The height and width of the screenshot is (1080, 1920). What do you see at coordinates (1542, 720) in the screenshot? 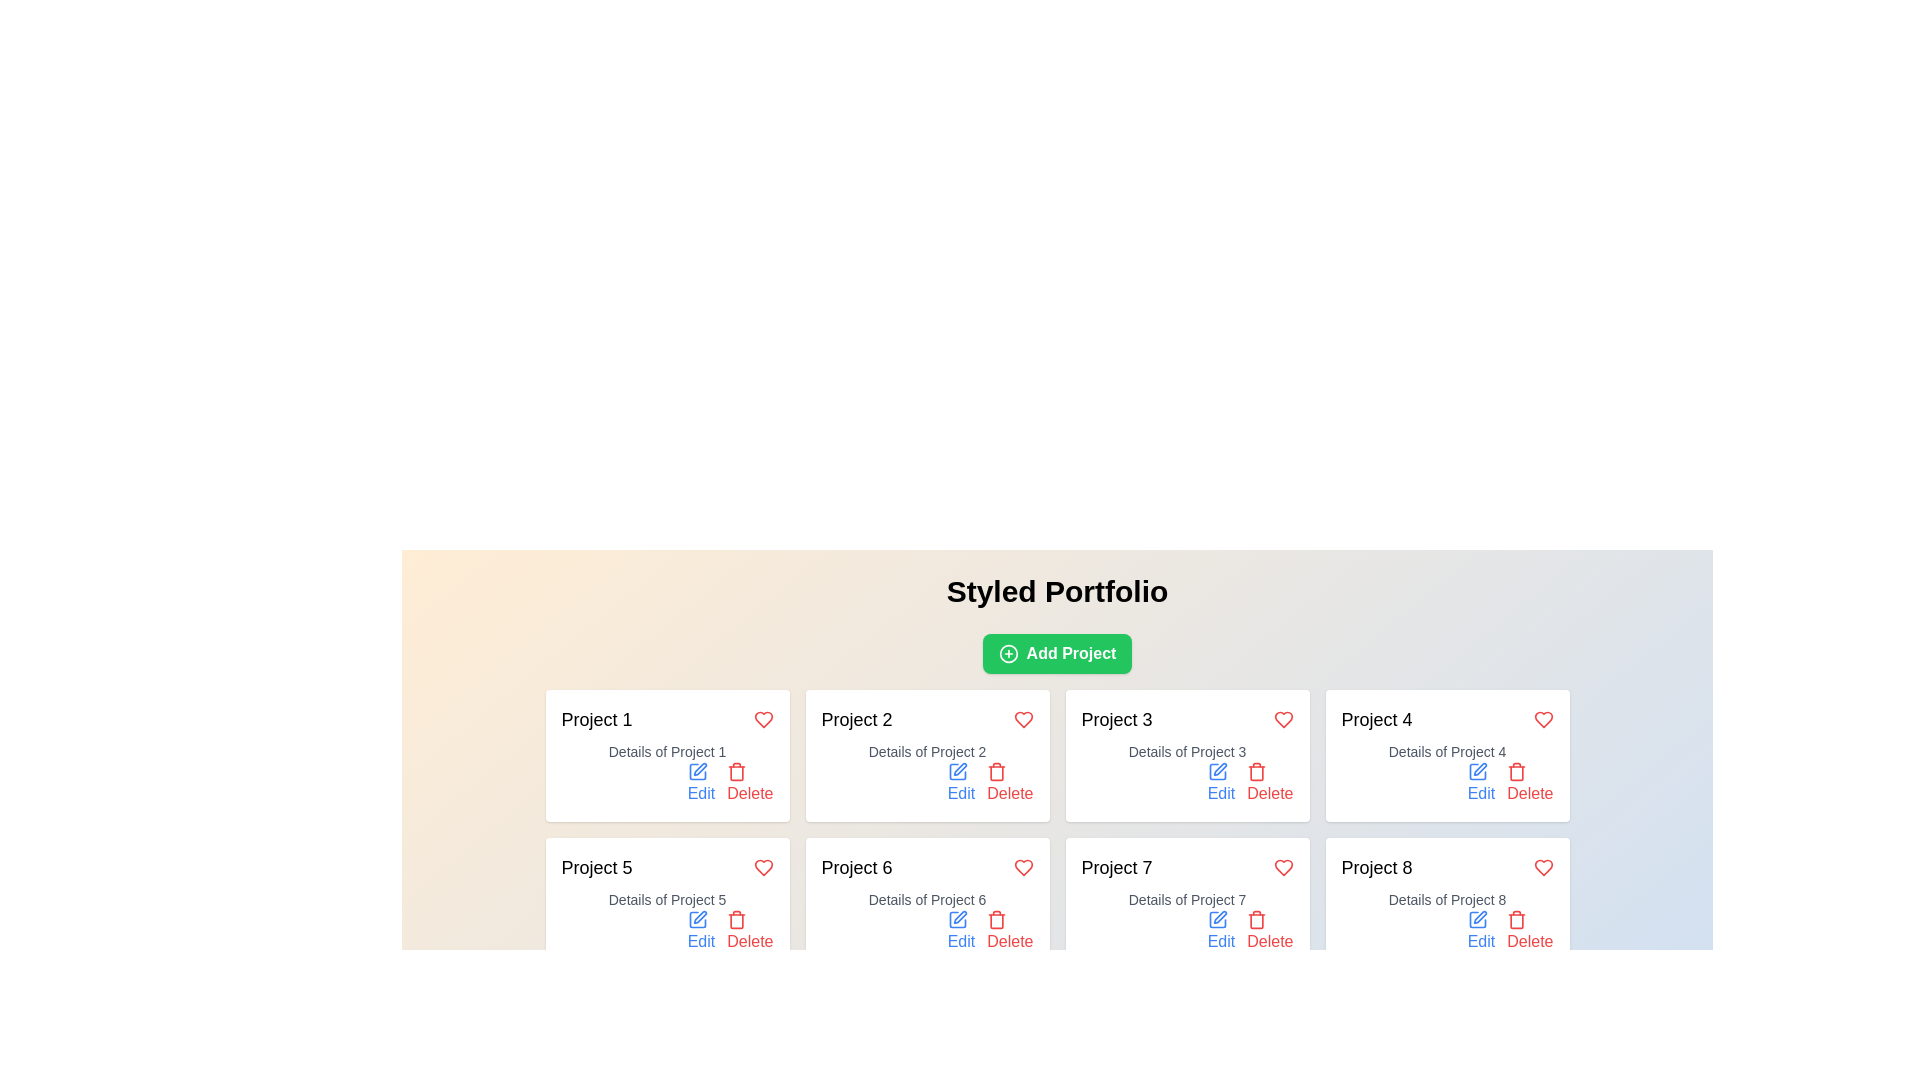
I see `the heart icon in the top-right corner of the 'Project 4' card to mark or unmark the project as favorite` at bounding box center [1542, 720].